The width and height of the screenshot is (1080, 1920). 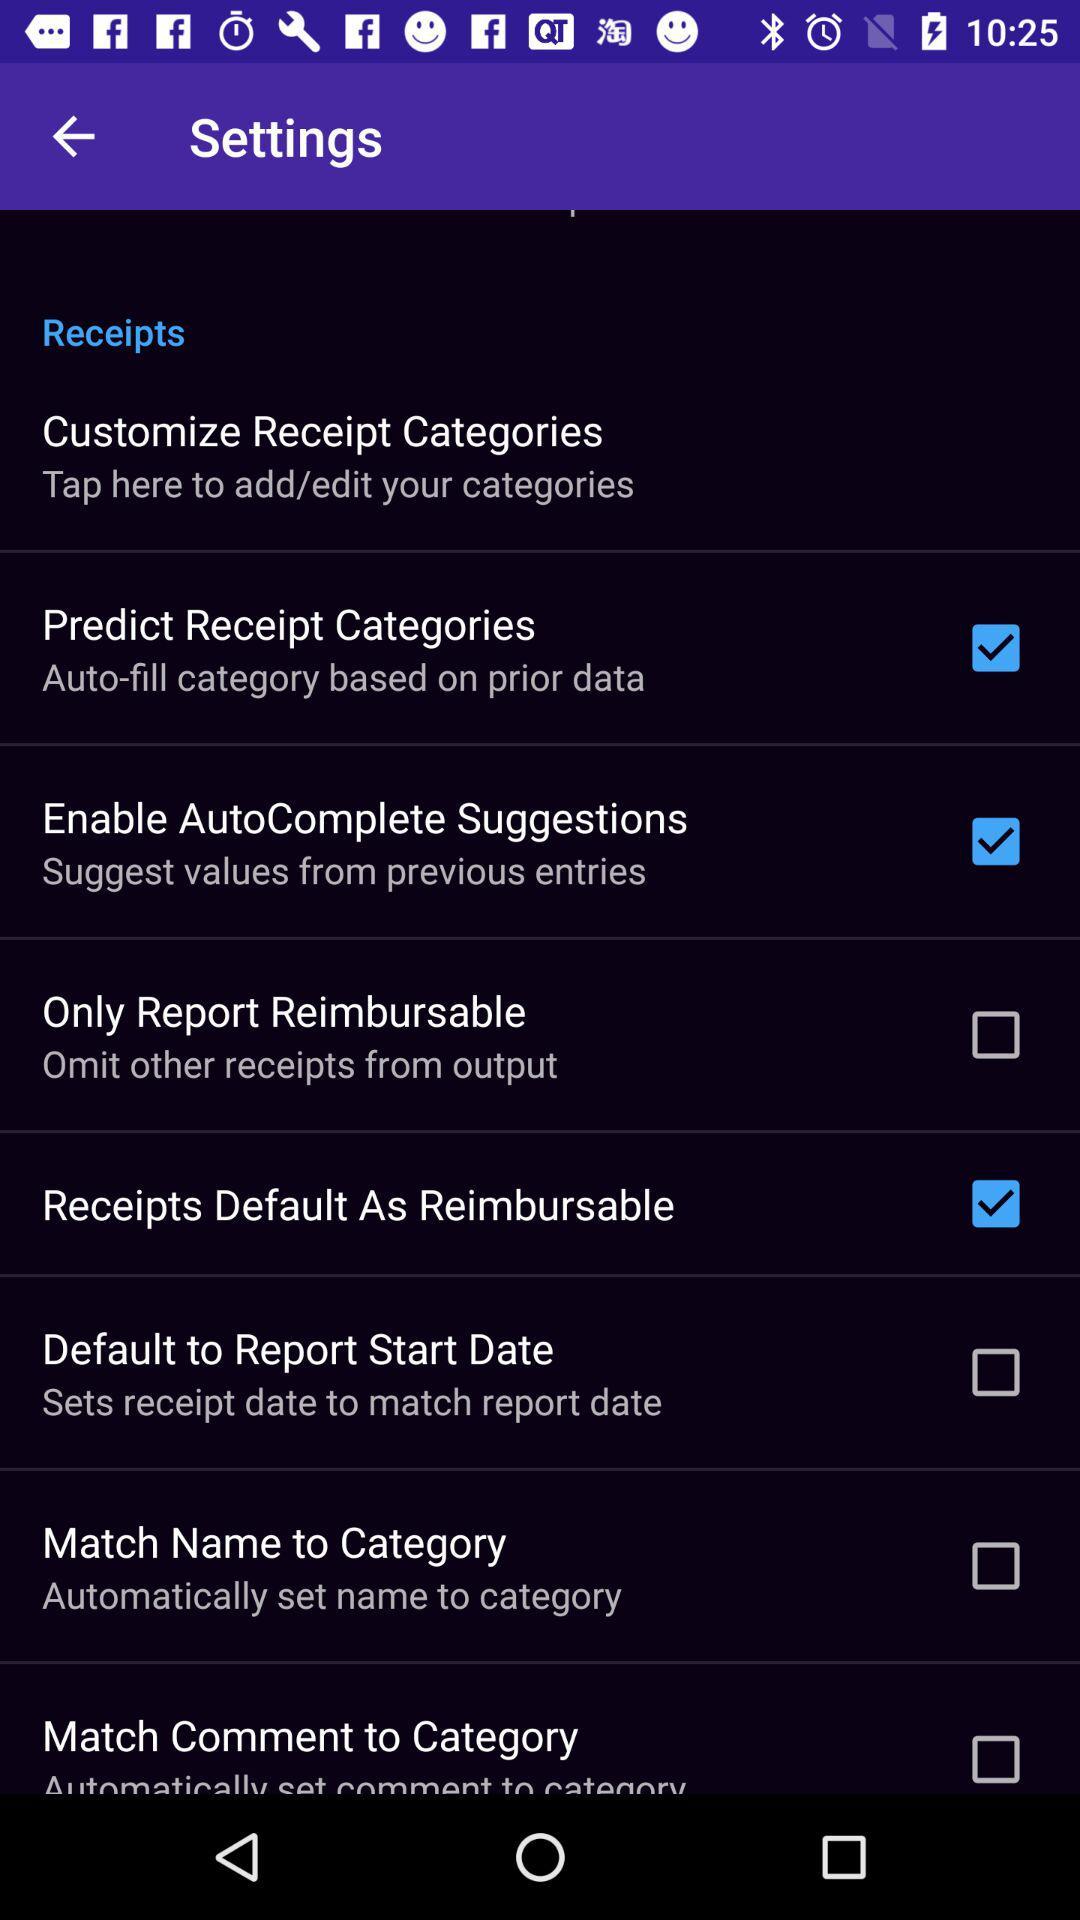 I want to click on item above only report reimbursable item, so click(x=343, y=869).